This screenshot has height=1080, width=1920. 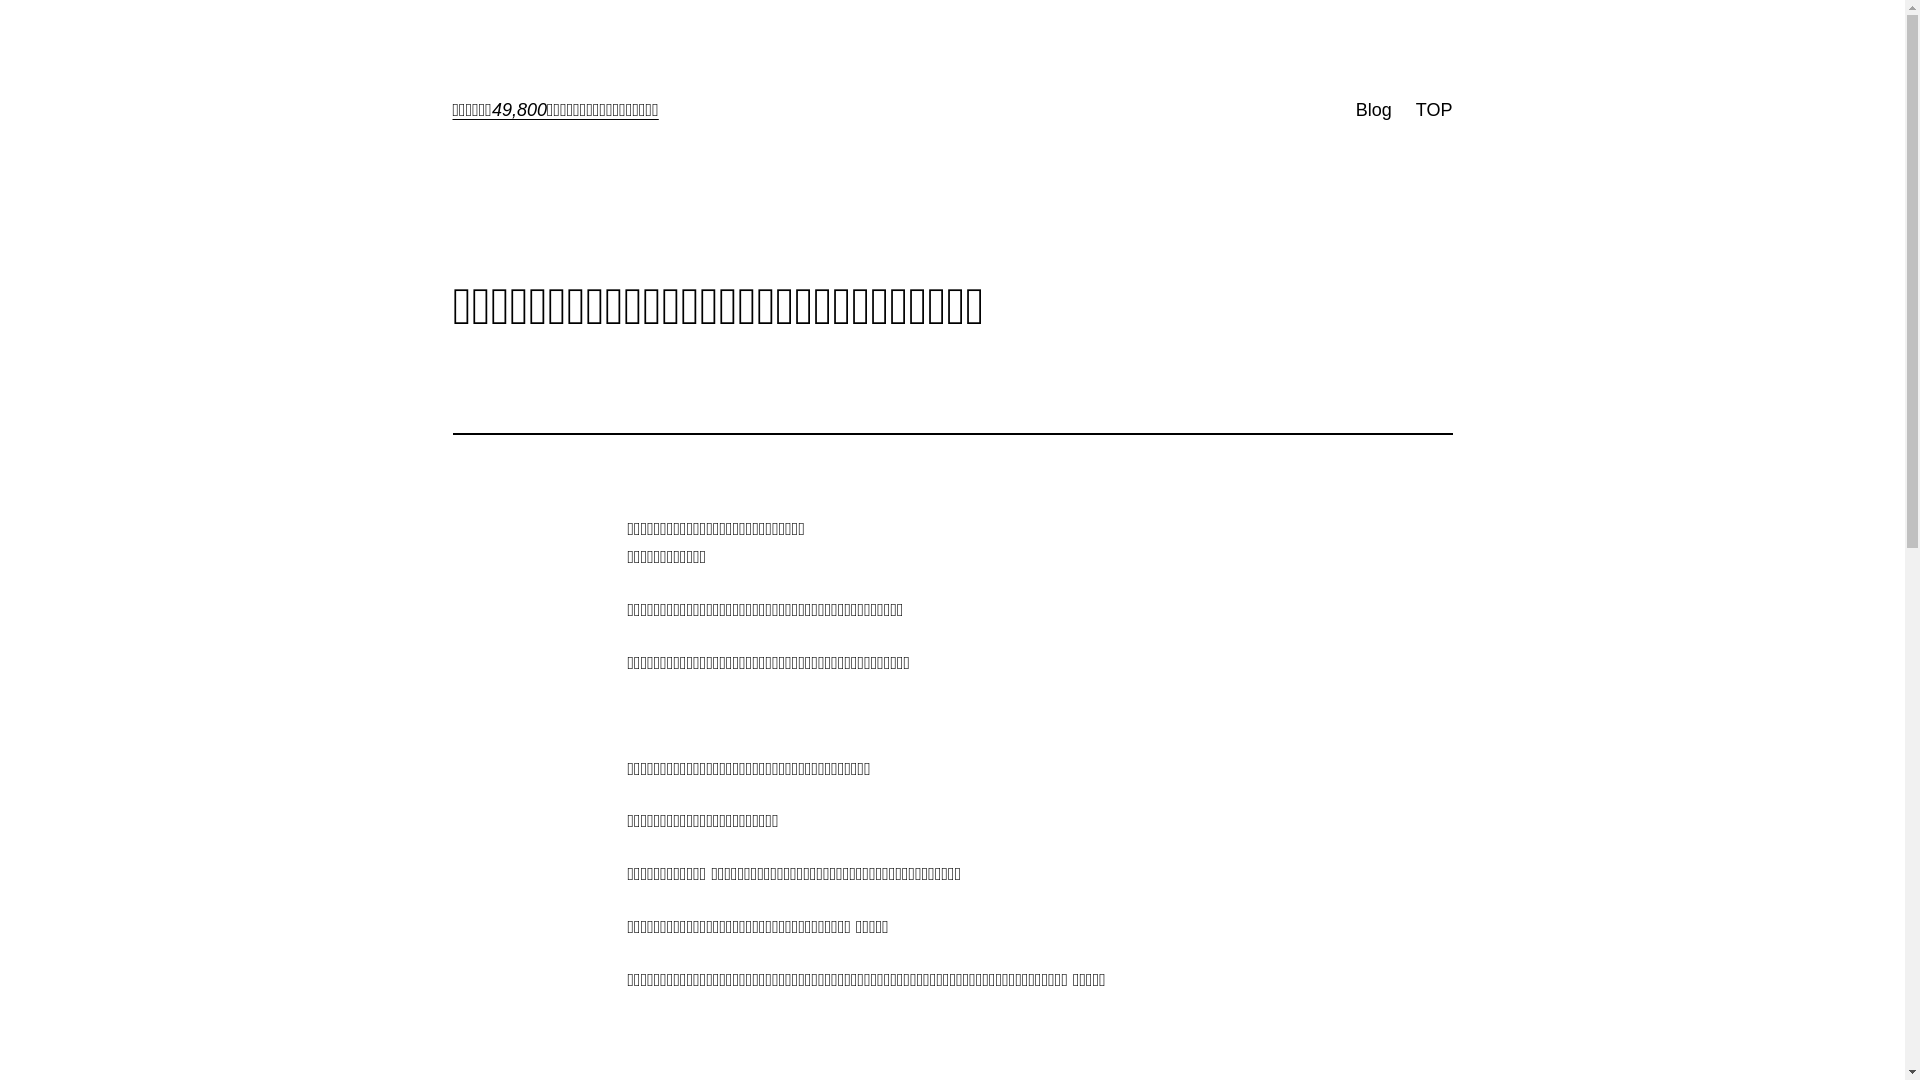 What do you see at coordinates (1372, 110) in the screenshot?
I see `'Blog'` at bounding box center [1372, 110].